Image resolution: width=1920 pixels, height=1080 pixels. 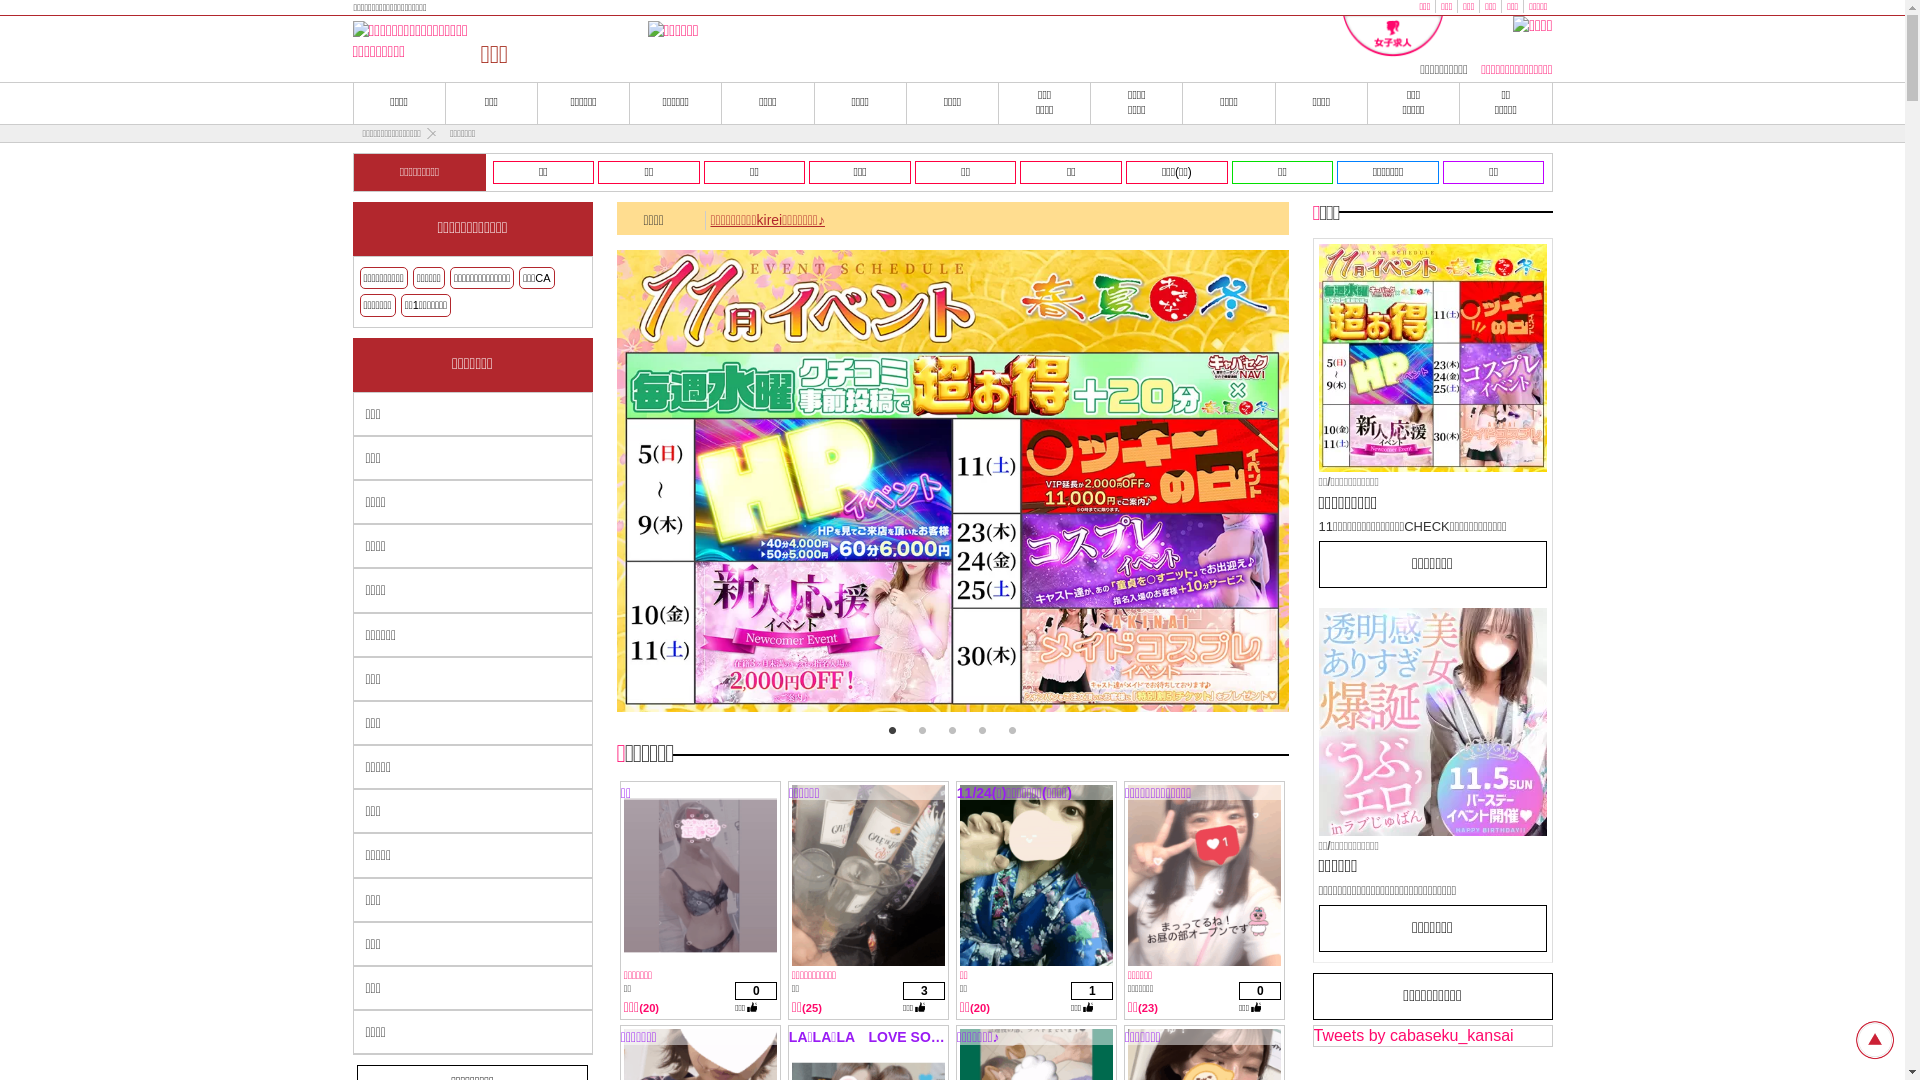 I want to click on 'Tweets by cabaseku_kansai', so click(x=1413, y=1035).